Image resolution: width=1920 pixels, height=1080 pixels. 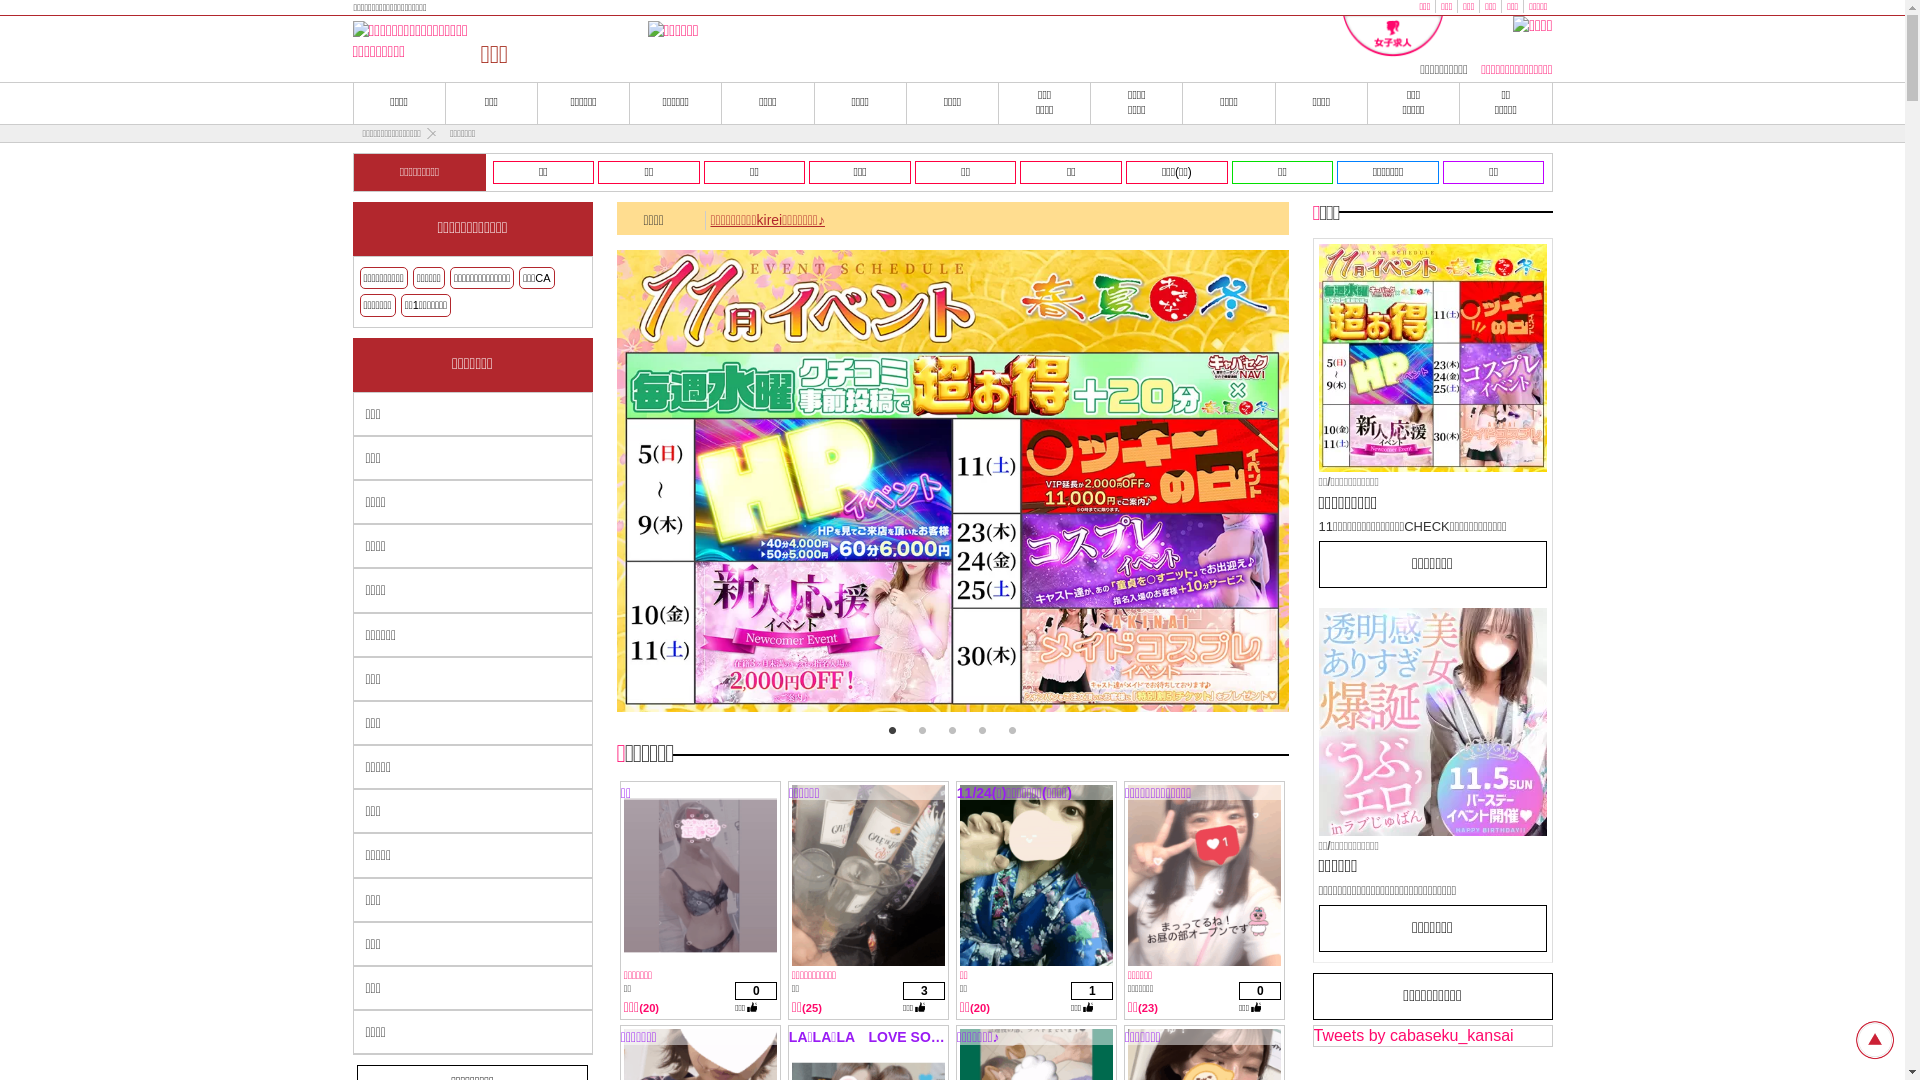 I want to click on 'Tweets by cabaseku_kansai', so click(x=1413, y=1035).